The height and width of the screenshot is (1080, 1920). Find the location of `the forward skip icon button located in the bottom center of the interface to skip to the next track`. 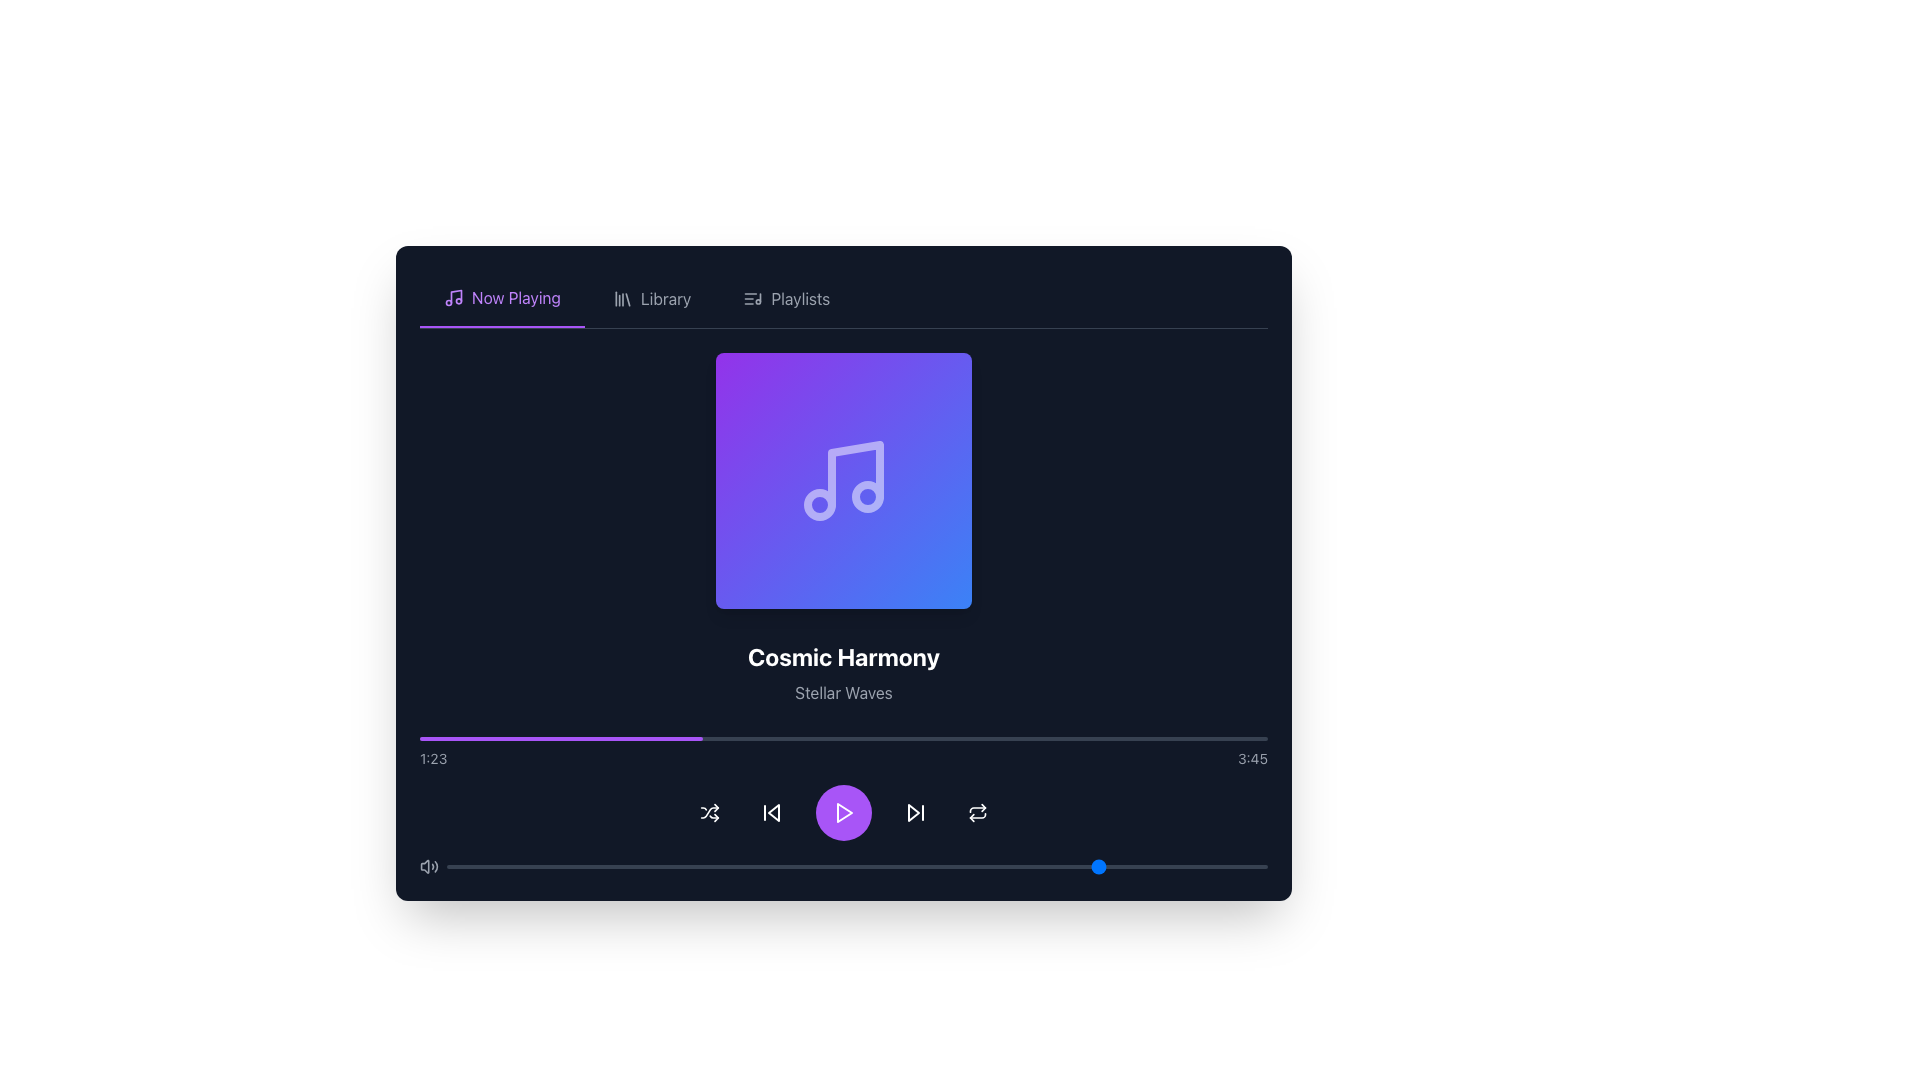

the forward skip icon button located in the bottom center of the interface to skip to the next track is located at coordinates (915, 813).